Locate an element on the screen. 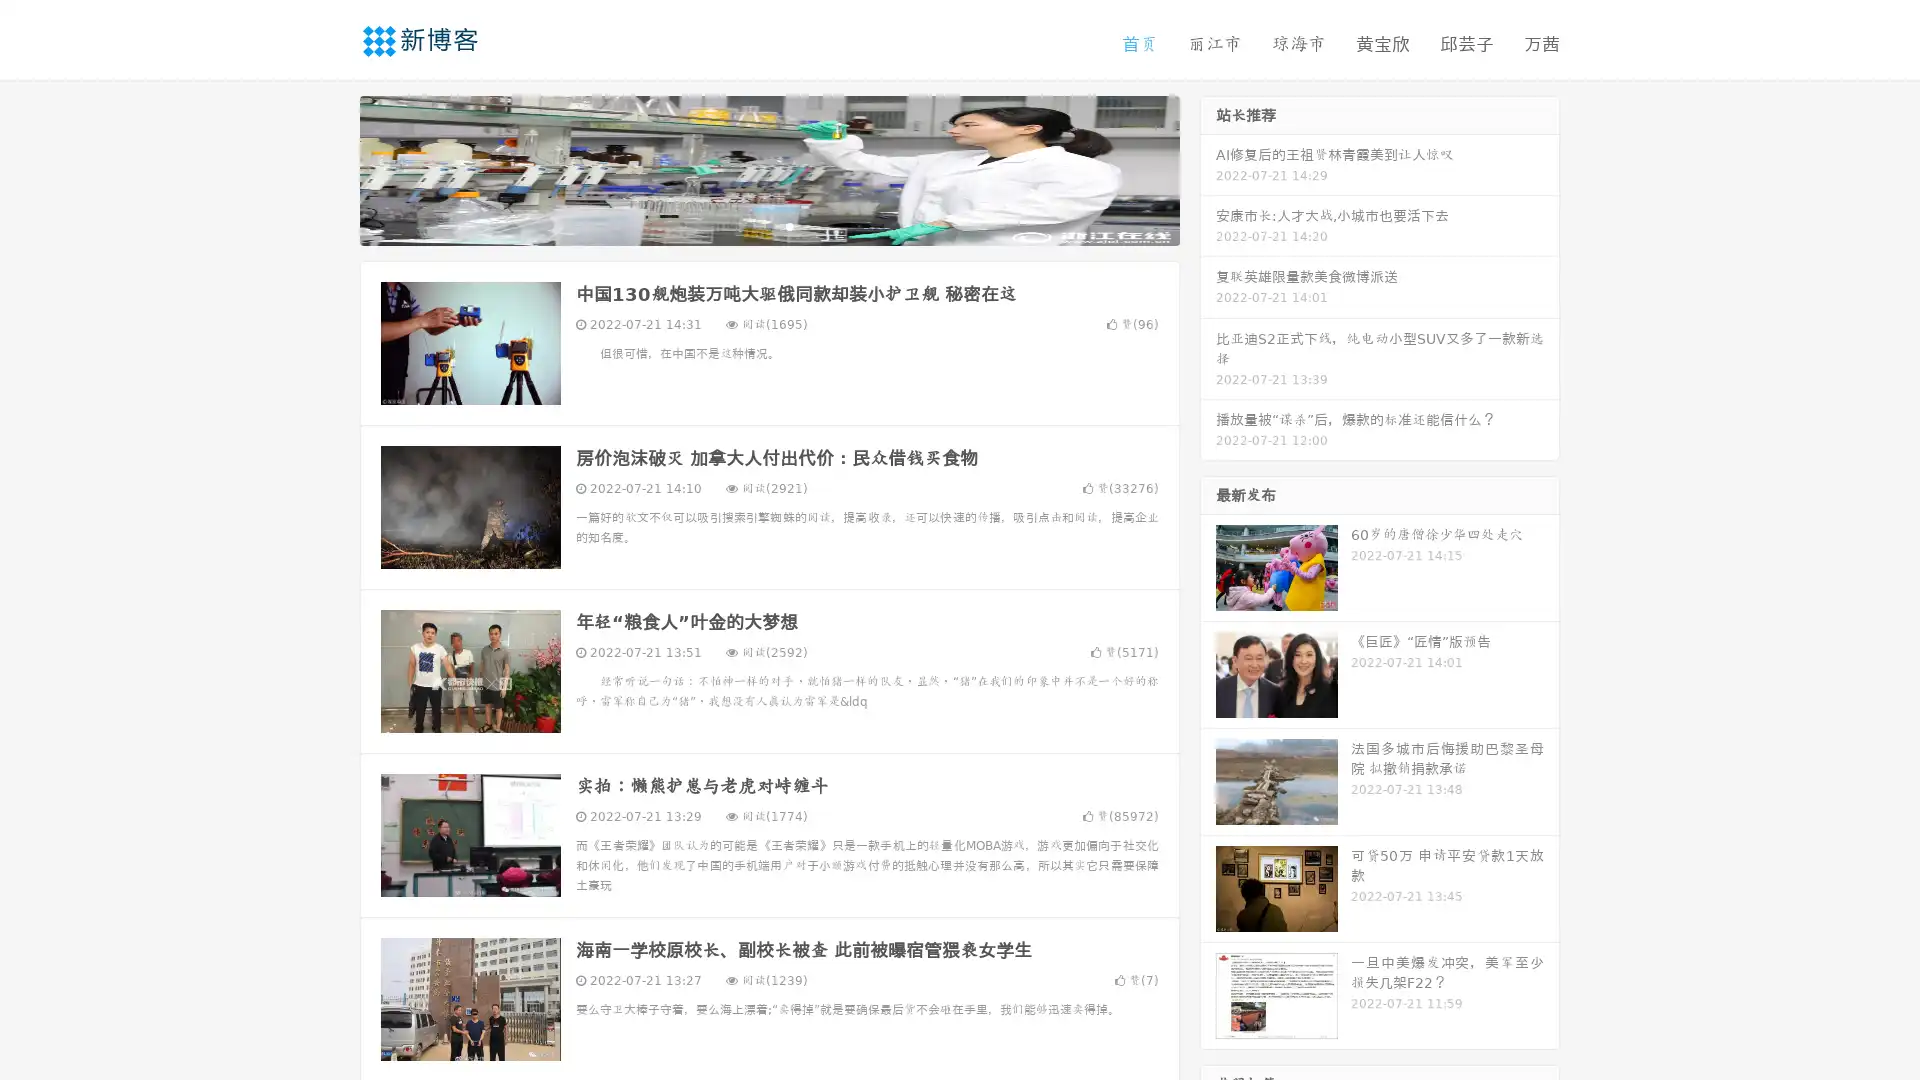  Go to slide 2 is located at coordinates (768, 225).